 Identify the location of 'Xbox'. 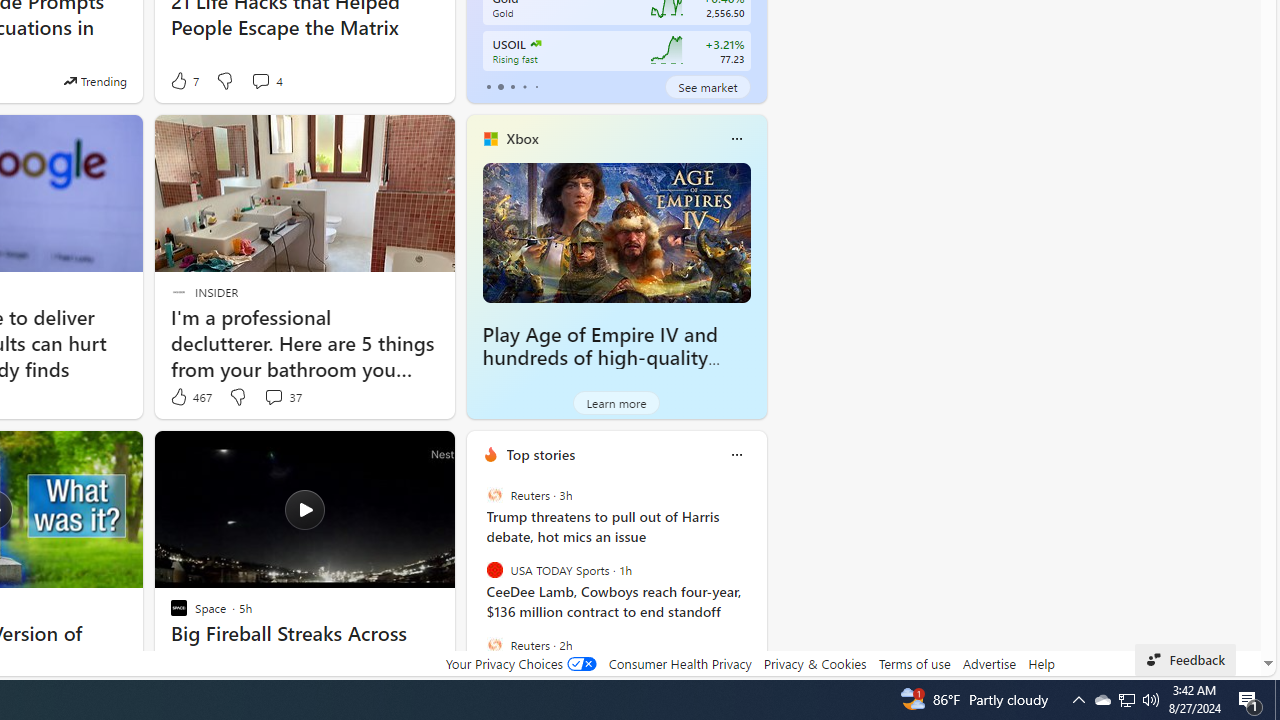
(522, 138).